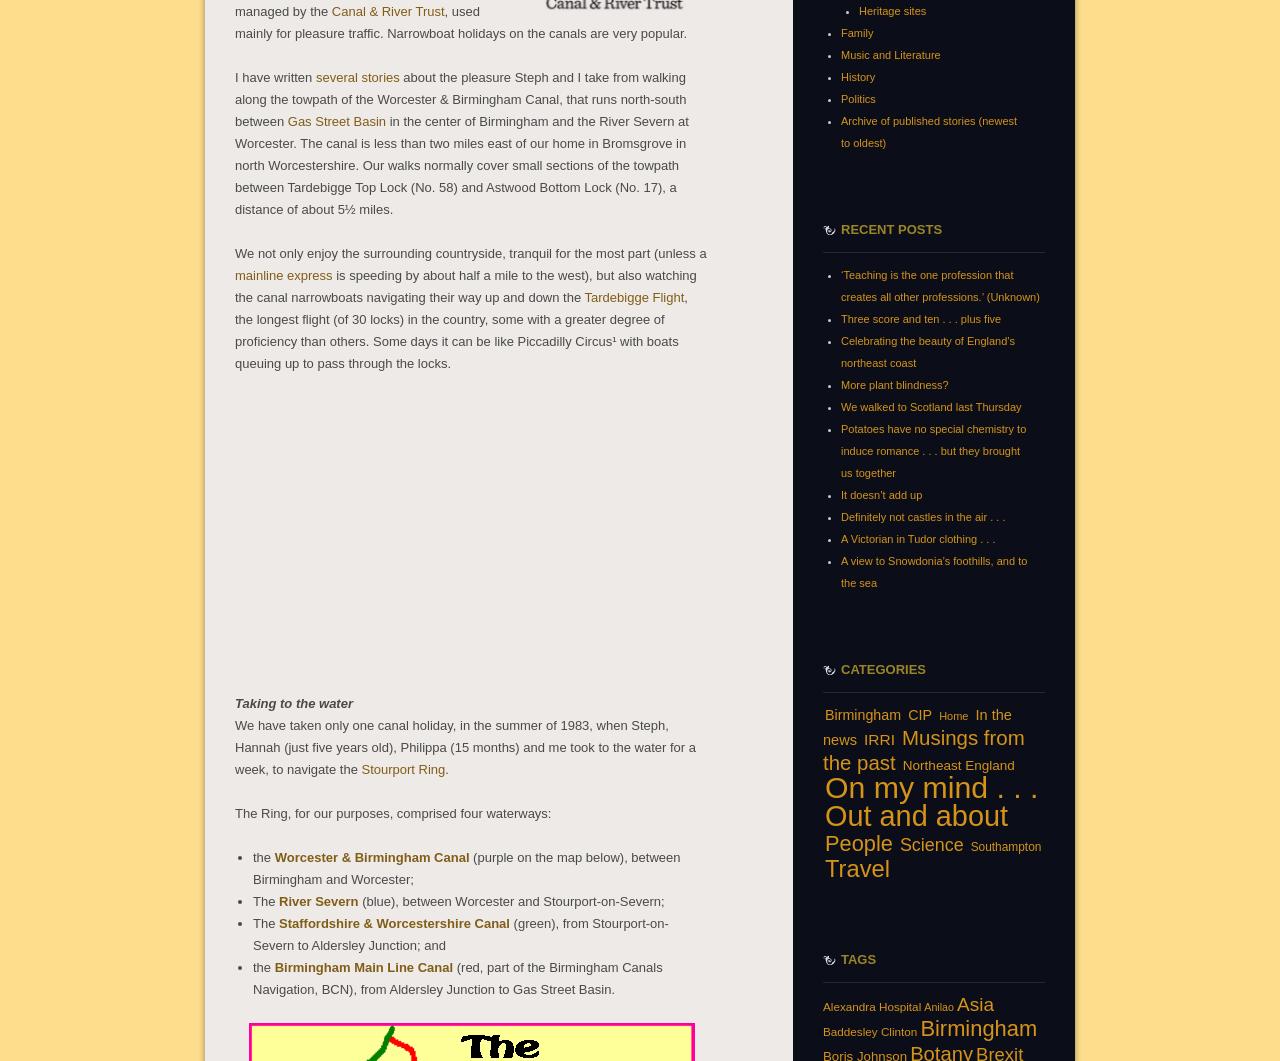 The width and height of the screenshot is (1280, 1061). Describe the element at coordinates (937, 1005) in the screenshot. I see `'Anilao'` at that location.